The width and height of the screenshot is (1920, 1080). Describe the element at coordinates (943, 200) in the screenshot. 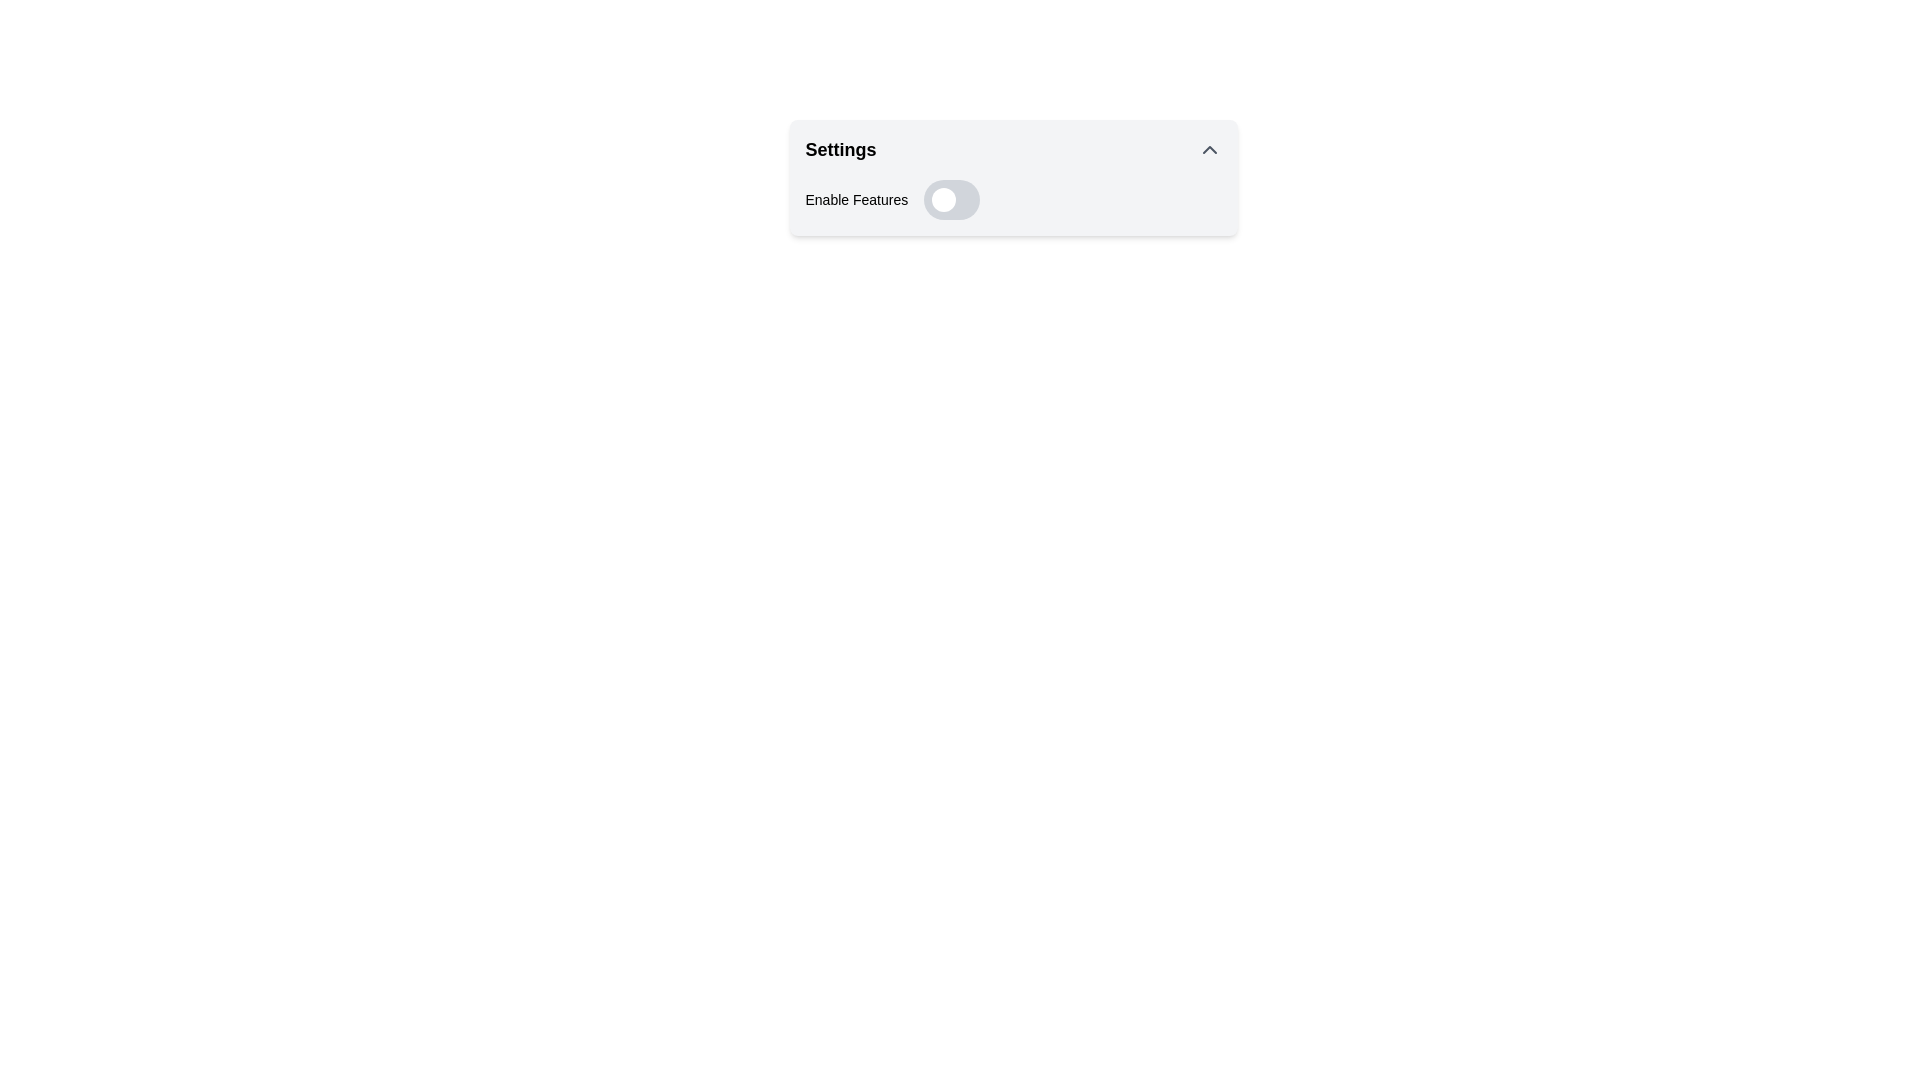

I see `the Toggle switch indicator located near the left end of the toggle switch bar in the 'Enable Features' settings section to change its state` at that location.